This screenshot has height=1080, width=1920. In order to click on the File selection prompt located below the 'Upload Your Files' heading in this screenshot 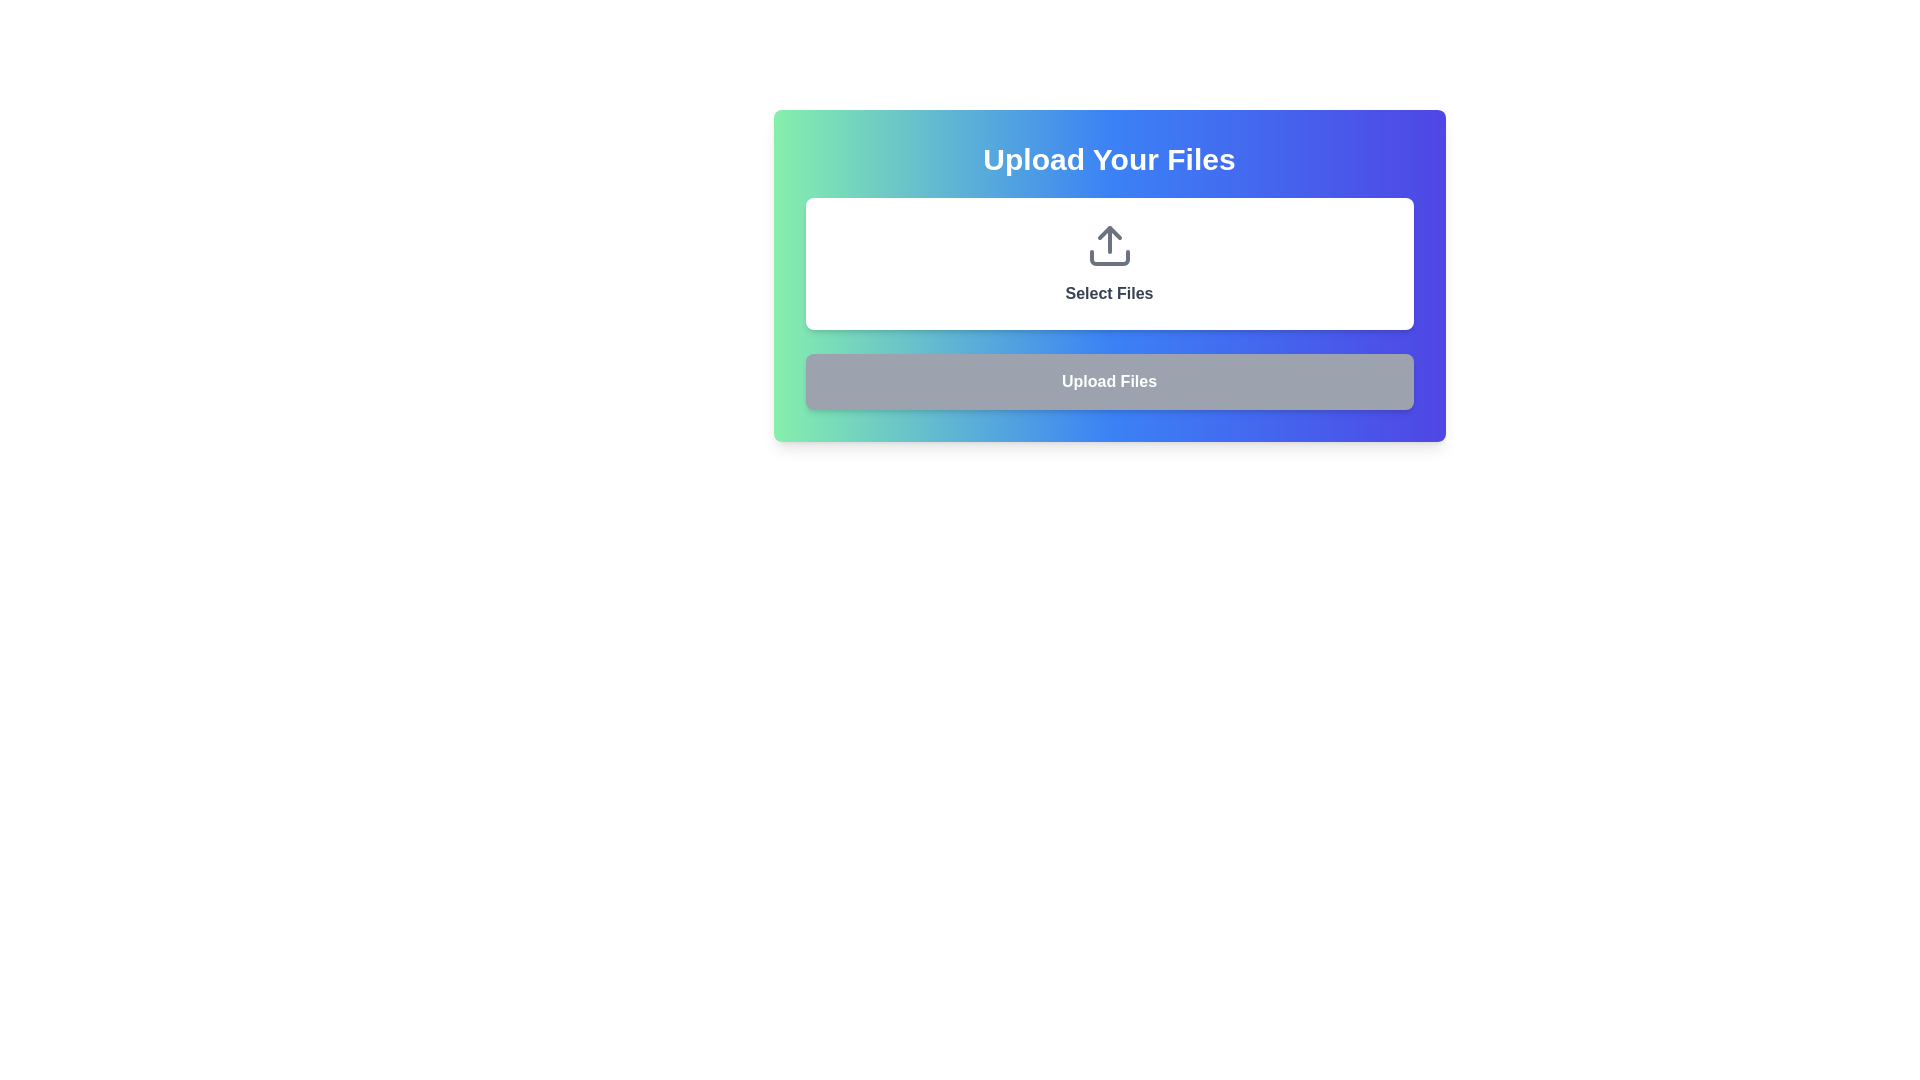, I will do `click(1108, 262)`.